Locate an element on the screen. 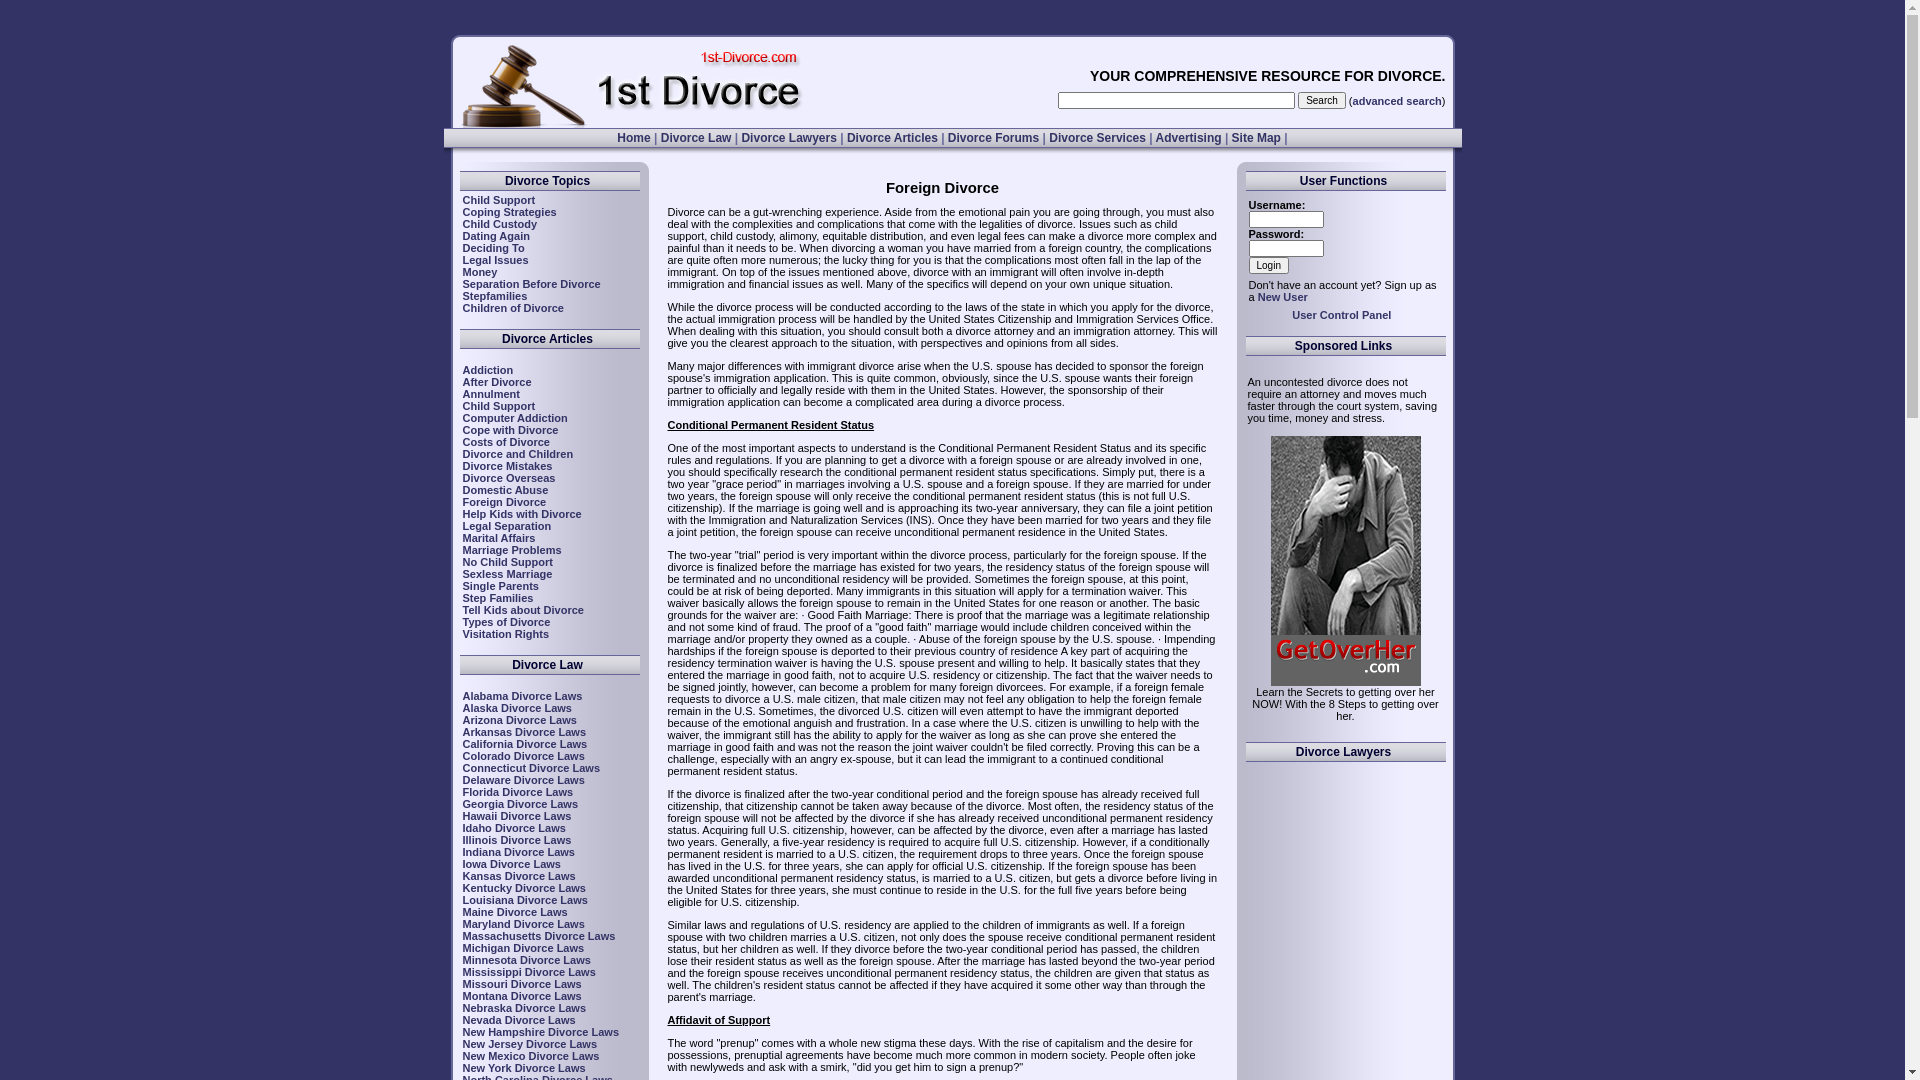 The height and width of the screenshot is (1080, 1920). 'No Child Support' is located at coordinates (460, 562).